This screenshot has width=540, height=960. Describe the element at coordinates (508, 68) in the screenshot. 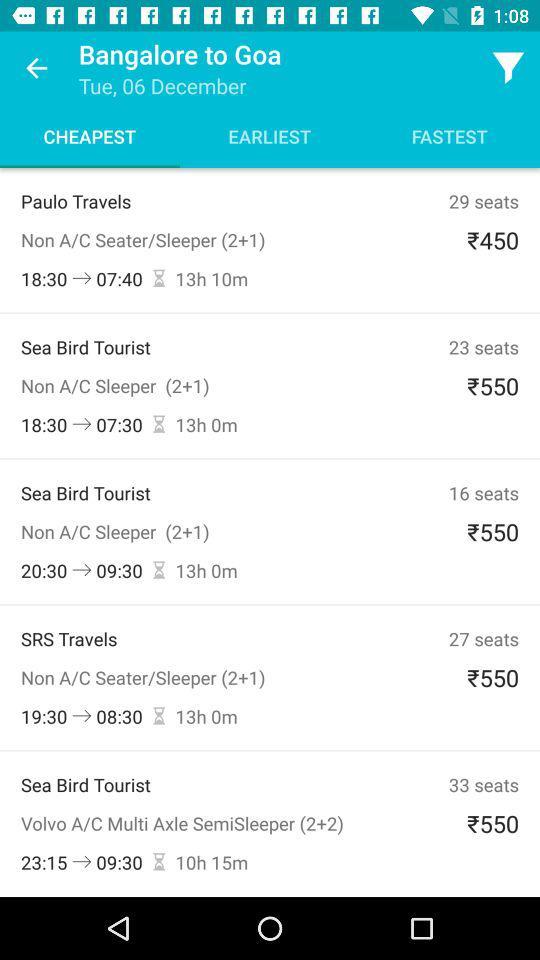

I see `the filter icon which is in the top right corner` at that location.